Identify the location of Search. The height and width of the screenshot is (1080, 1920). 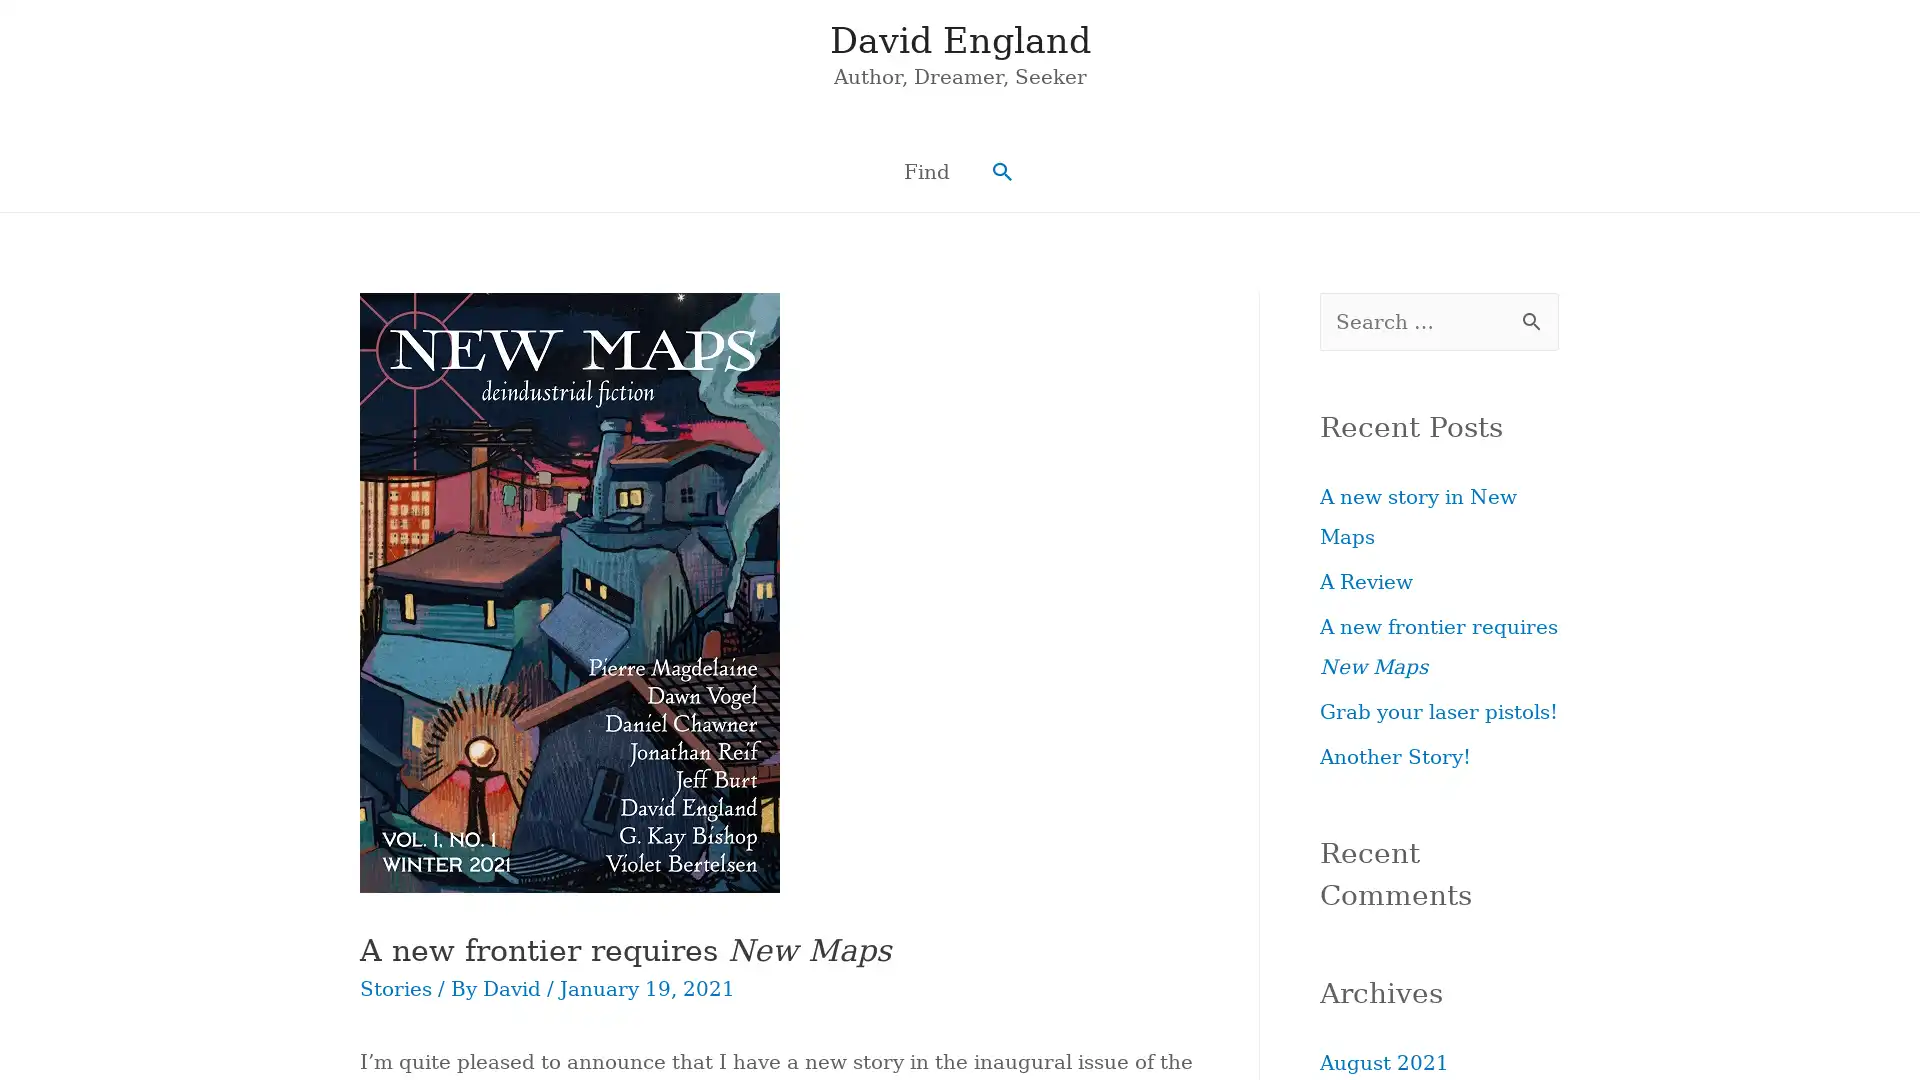
(1535, 323).